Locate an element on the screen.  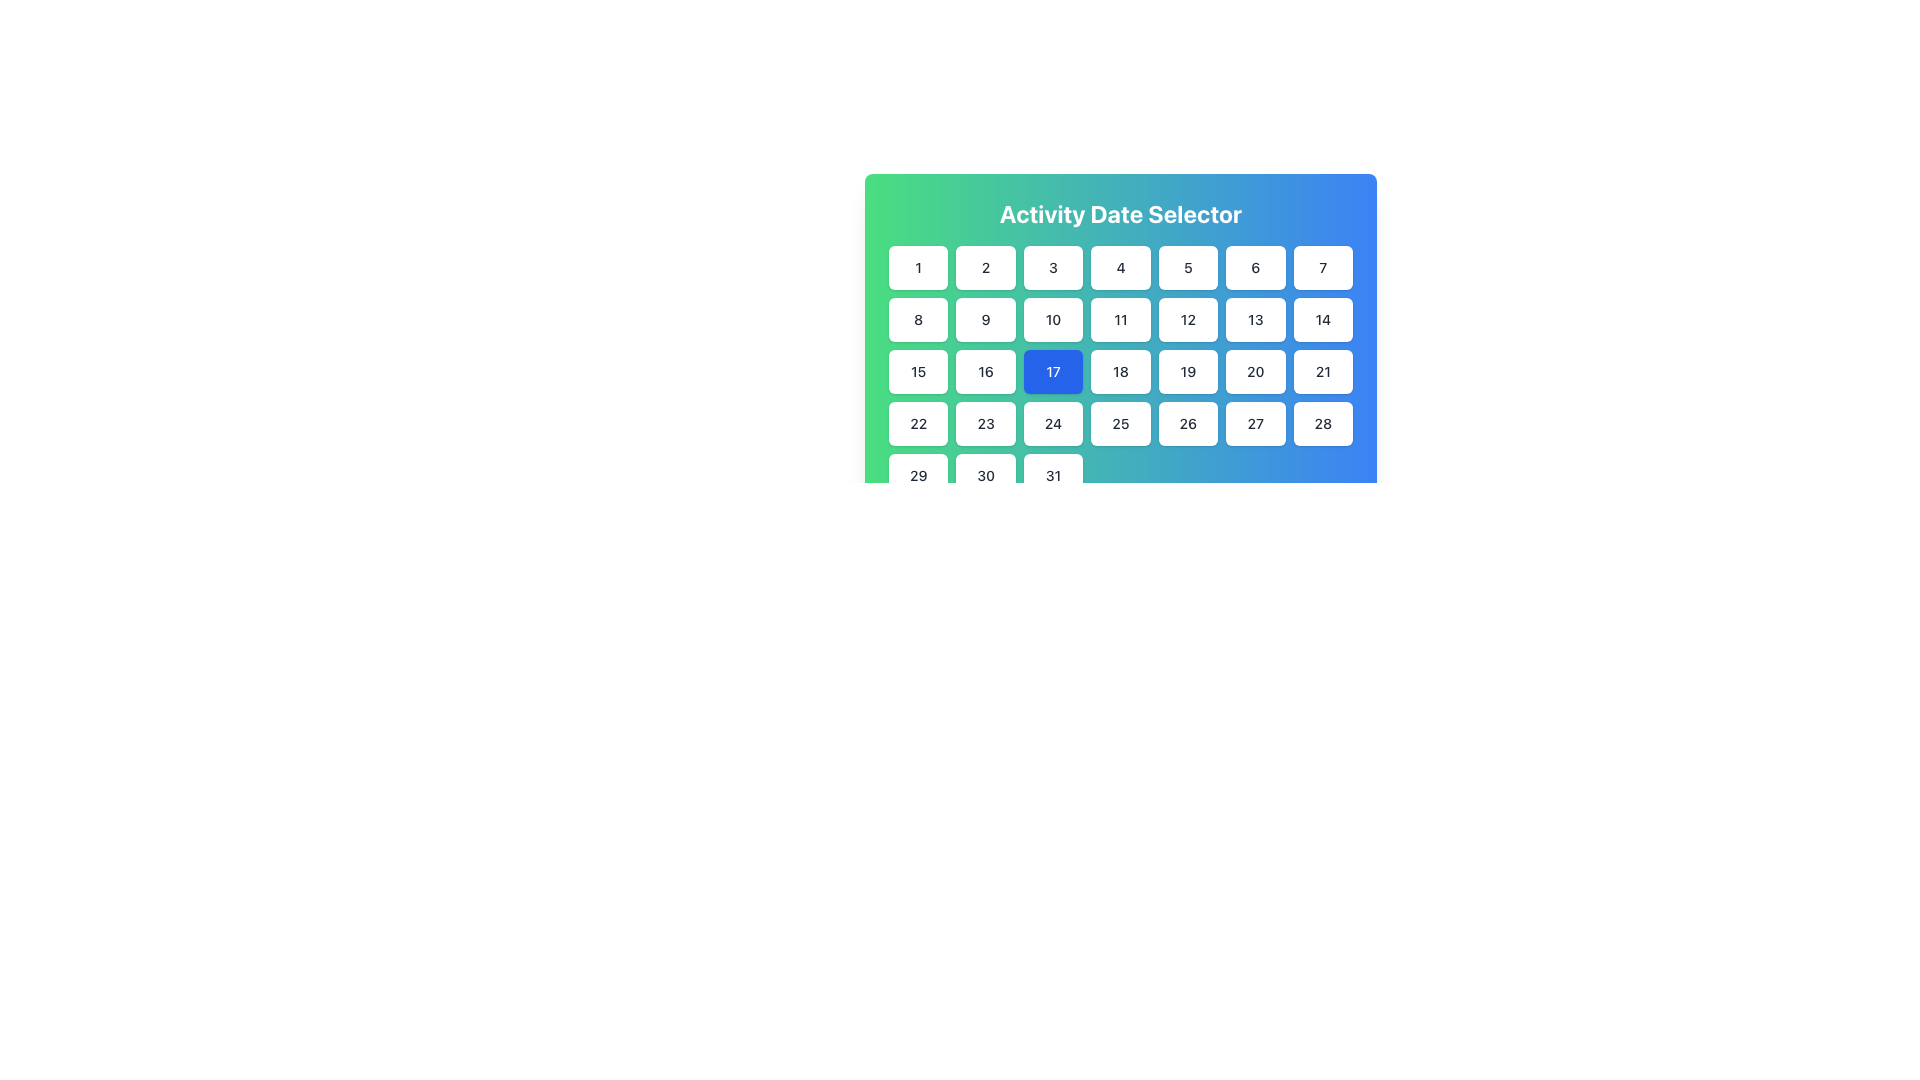
the date selector button for the 16th of the month is located at coordinates (986, 371).